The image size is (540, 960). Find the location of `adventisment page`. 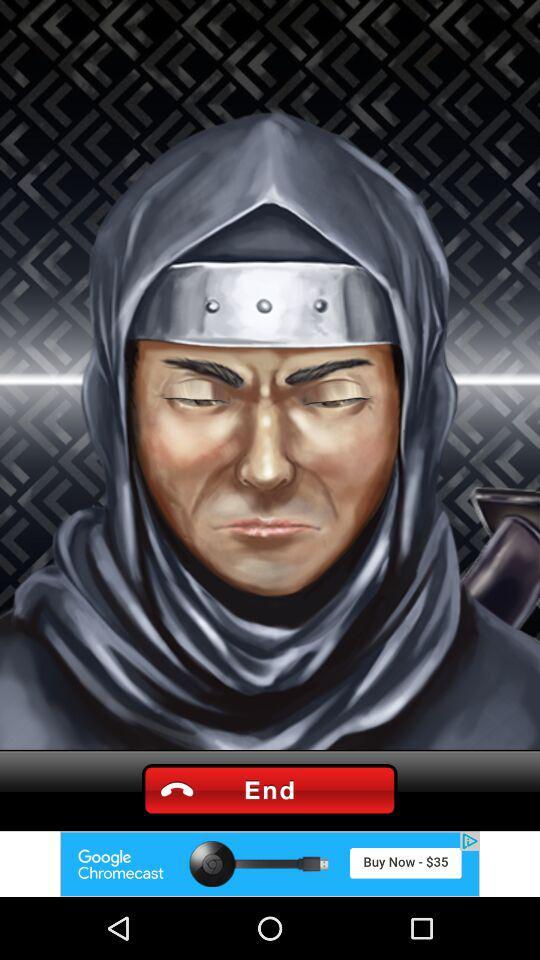

adventisment page is located at coordinates (270, 863).